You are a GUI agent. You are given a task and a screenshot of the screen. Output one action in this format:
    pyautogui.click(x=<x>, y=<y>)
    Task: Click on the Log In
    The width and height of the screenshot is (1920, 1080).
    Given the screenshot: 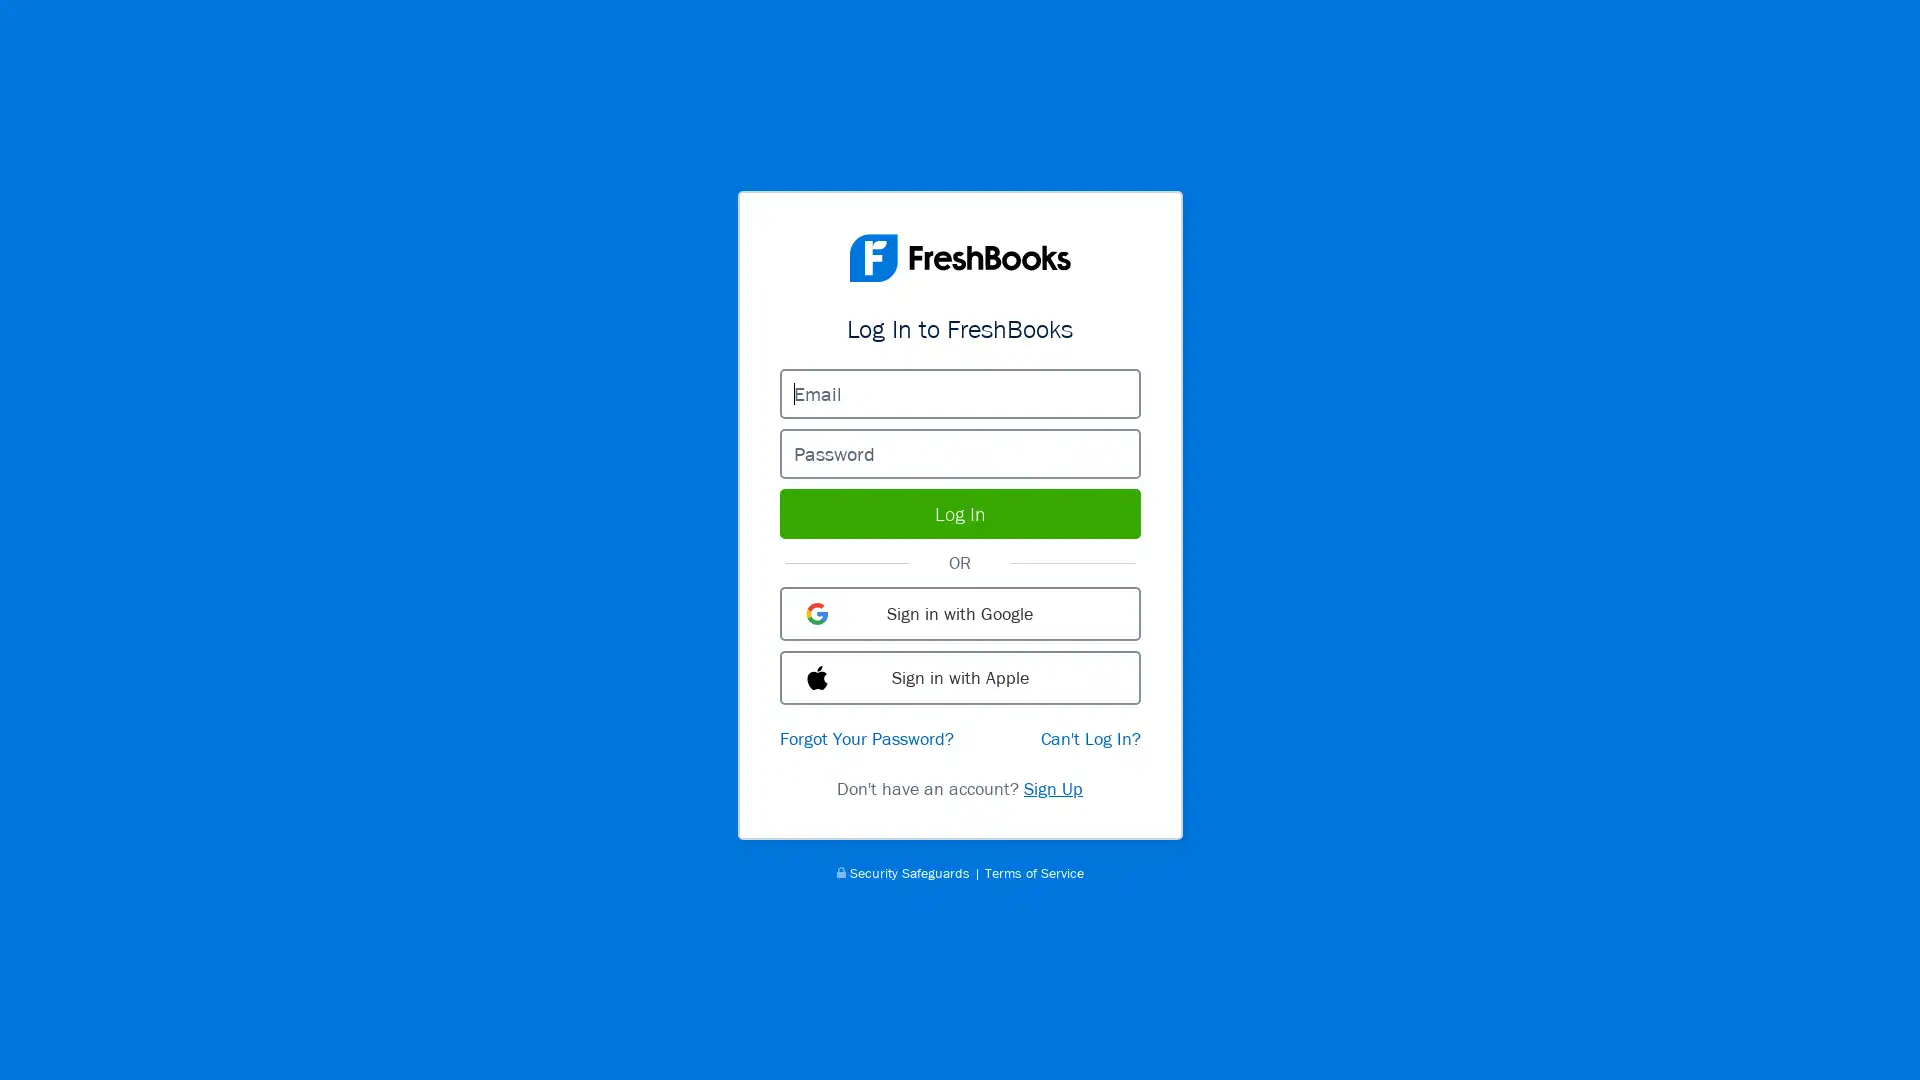 What is the action you would take?
    pyautogui.click(x=958, y=512)
    